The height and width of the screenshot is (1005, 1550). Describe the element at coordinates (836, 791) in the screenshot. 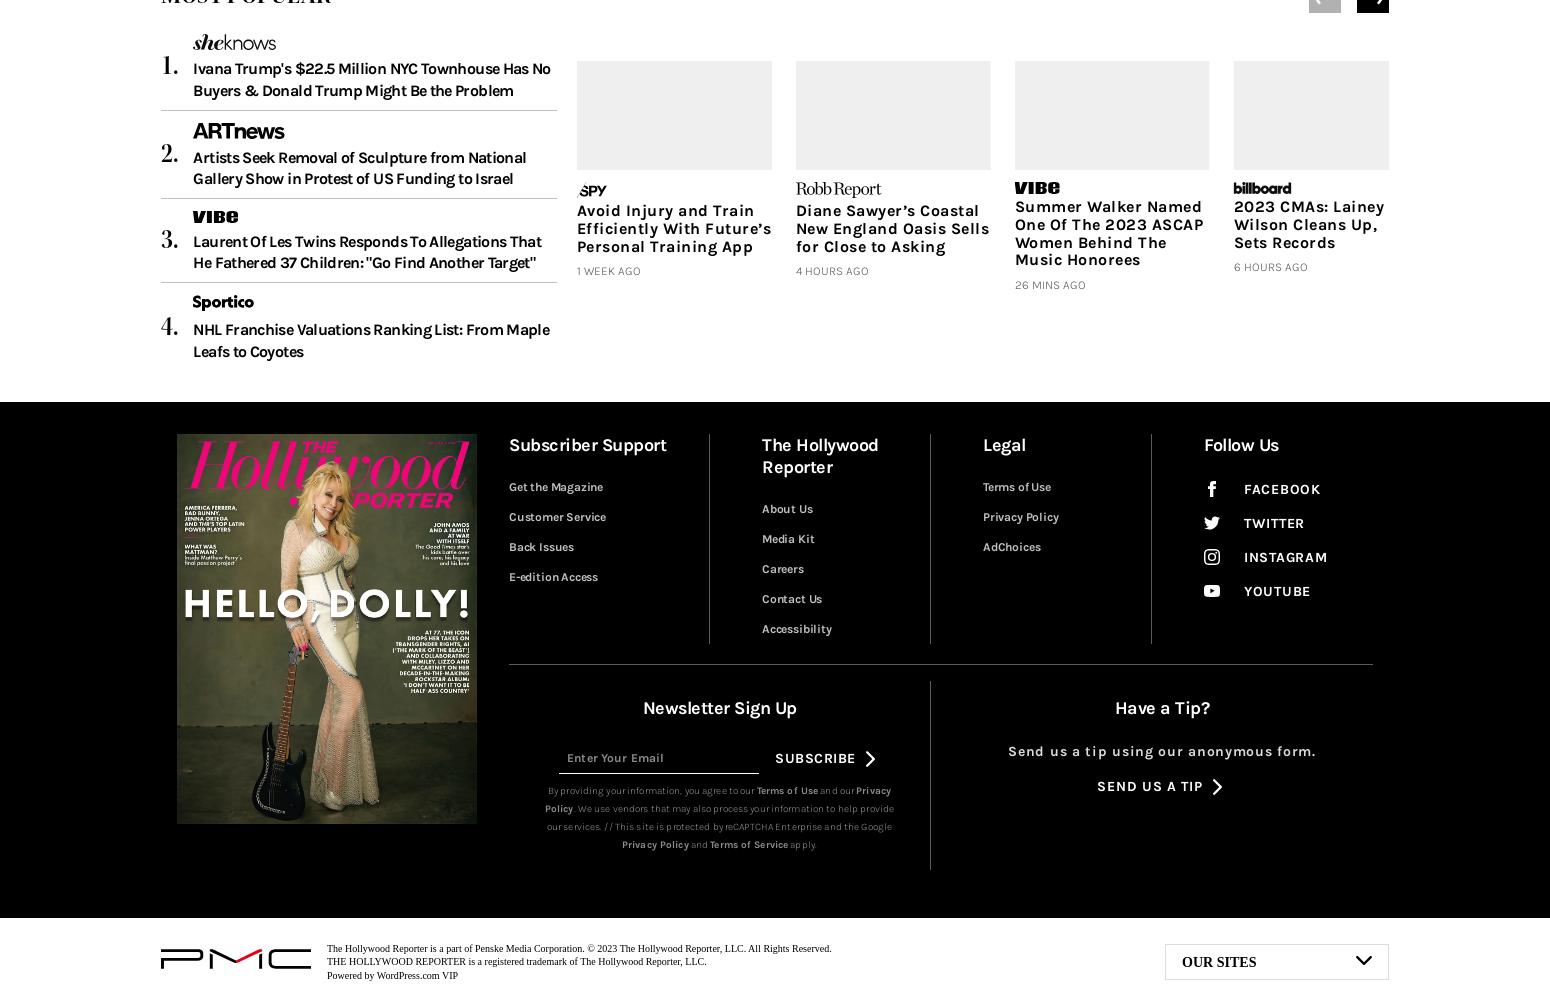

I see `'and our'` at that location.